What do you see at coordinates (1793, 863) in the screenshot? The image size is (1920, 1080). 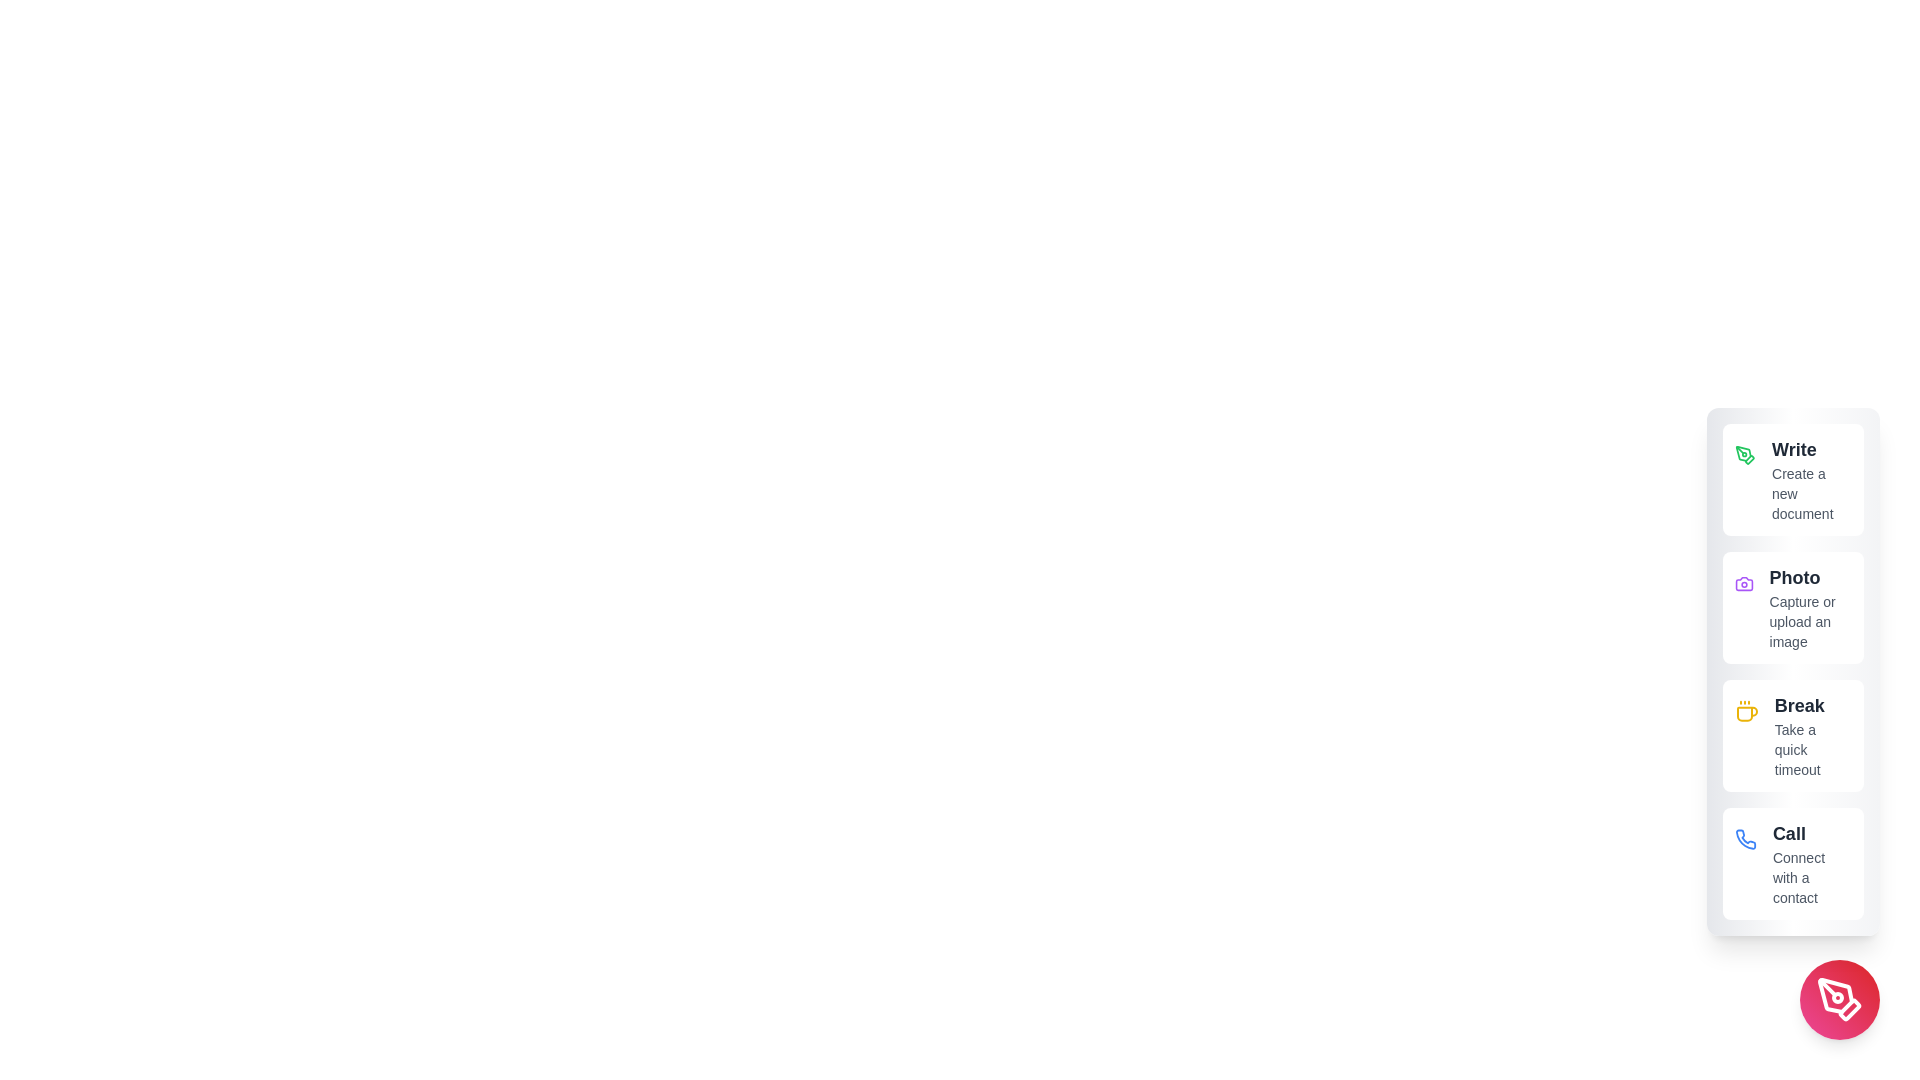 I see `the 'Call' button to connect with a contact` at bounding box center [1793, 863].